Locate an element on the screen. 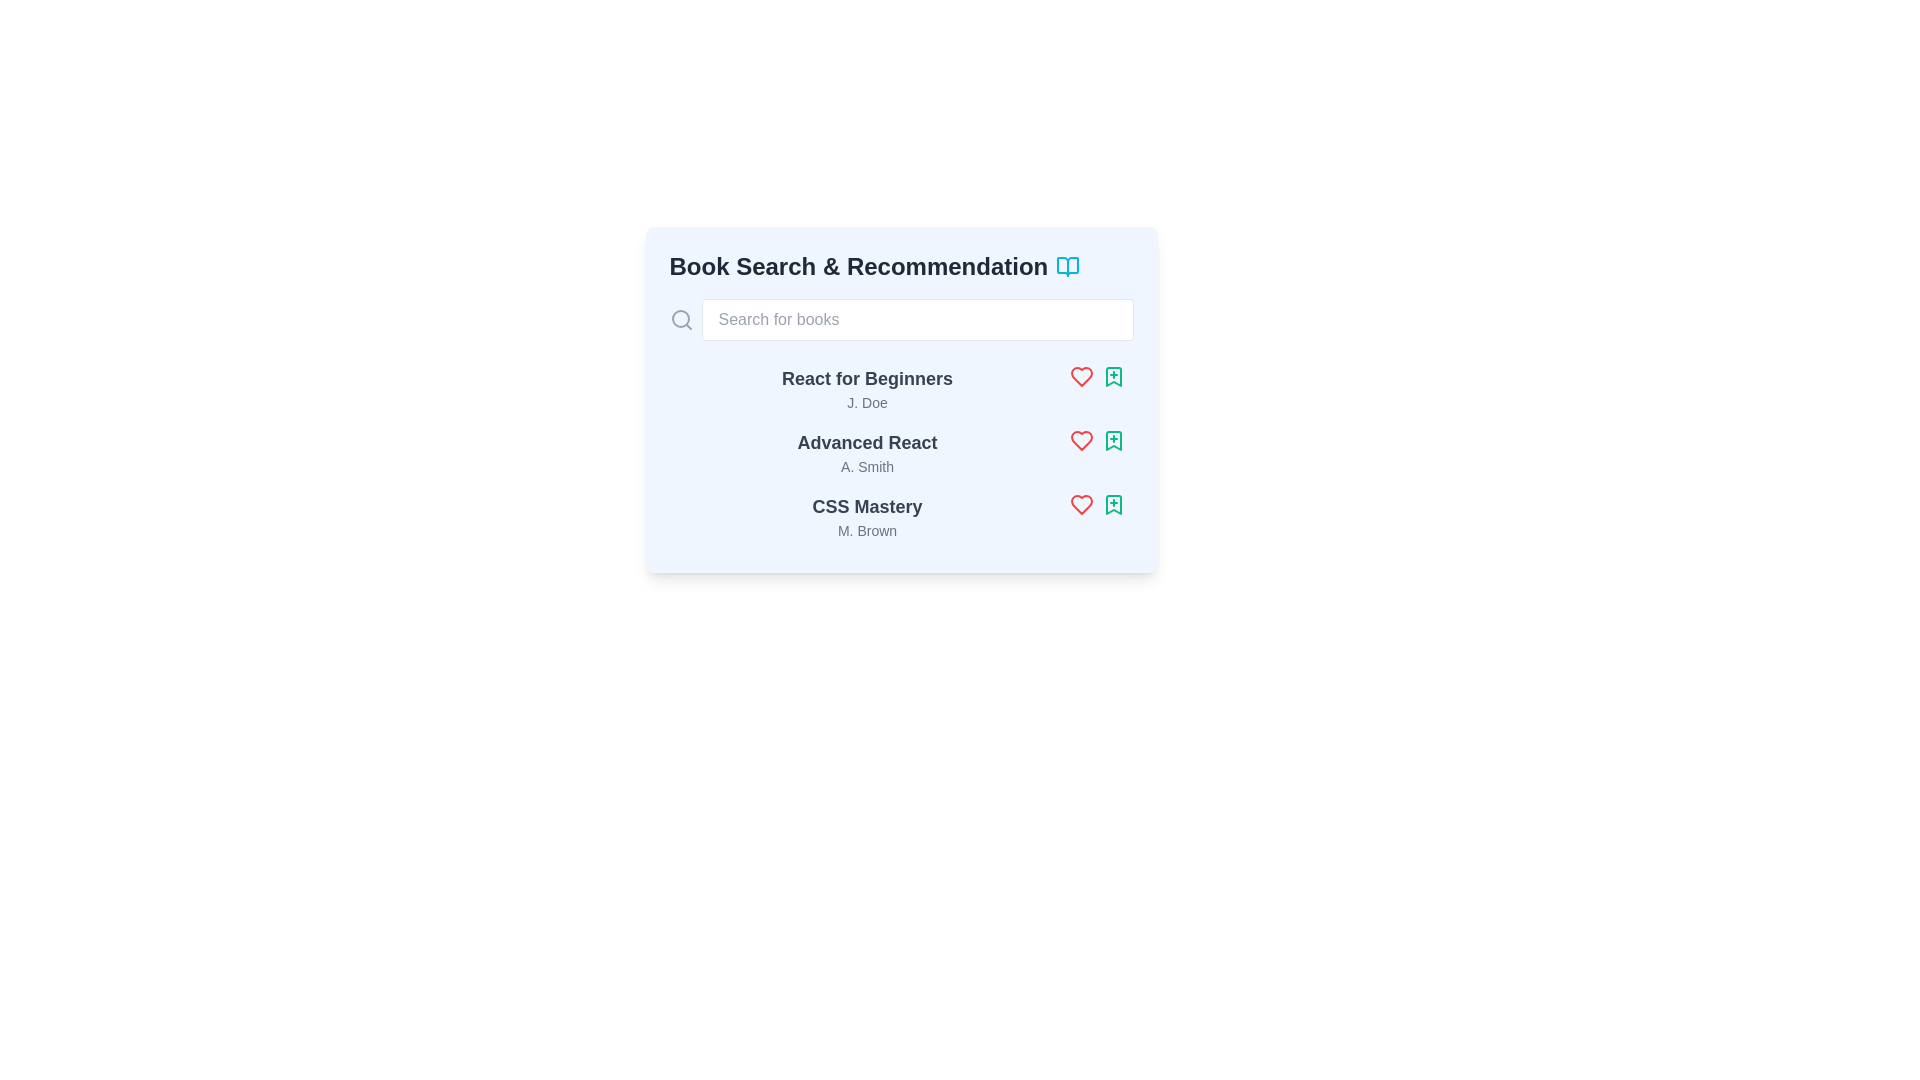  the icon representing 'Book Search & Recommendation' located at the far right of the text header is located at coordinates (1067, 265).